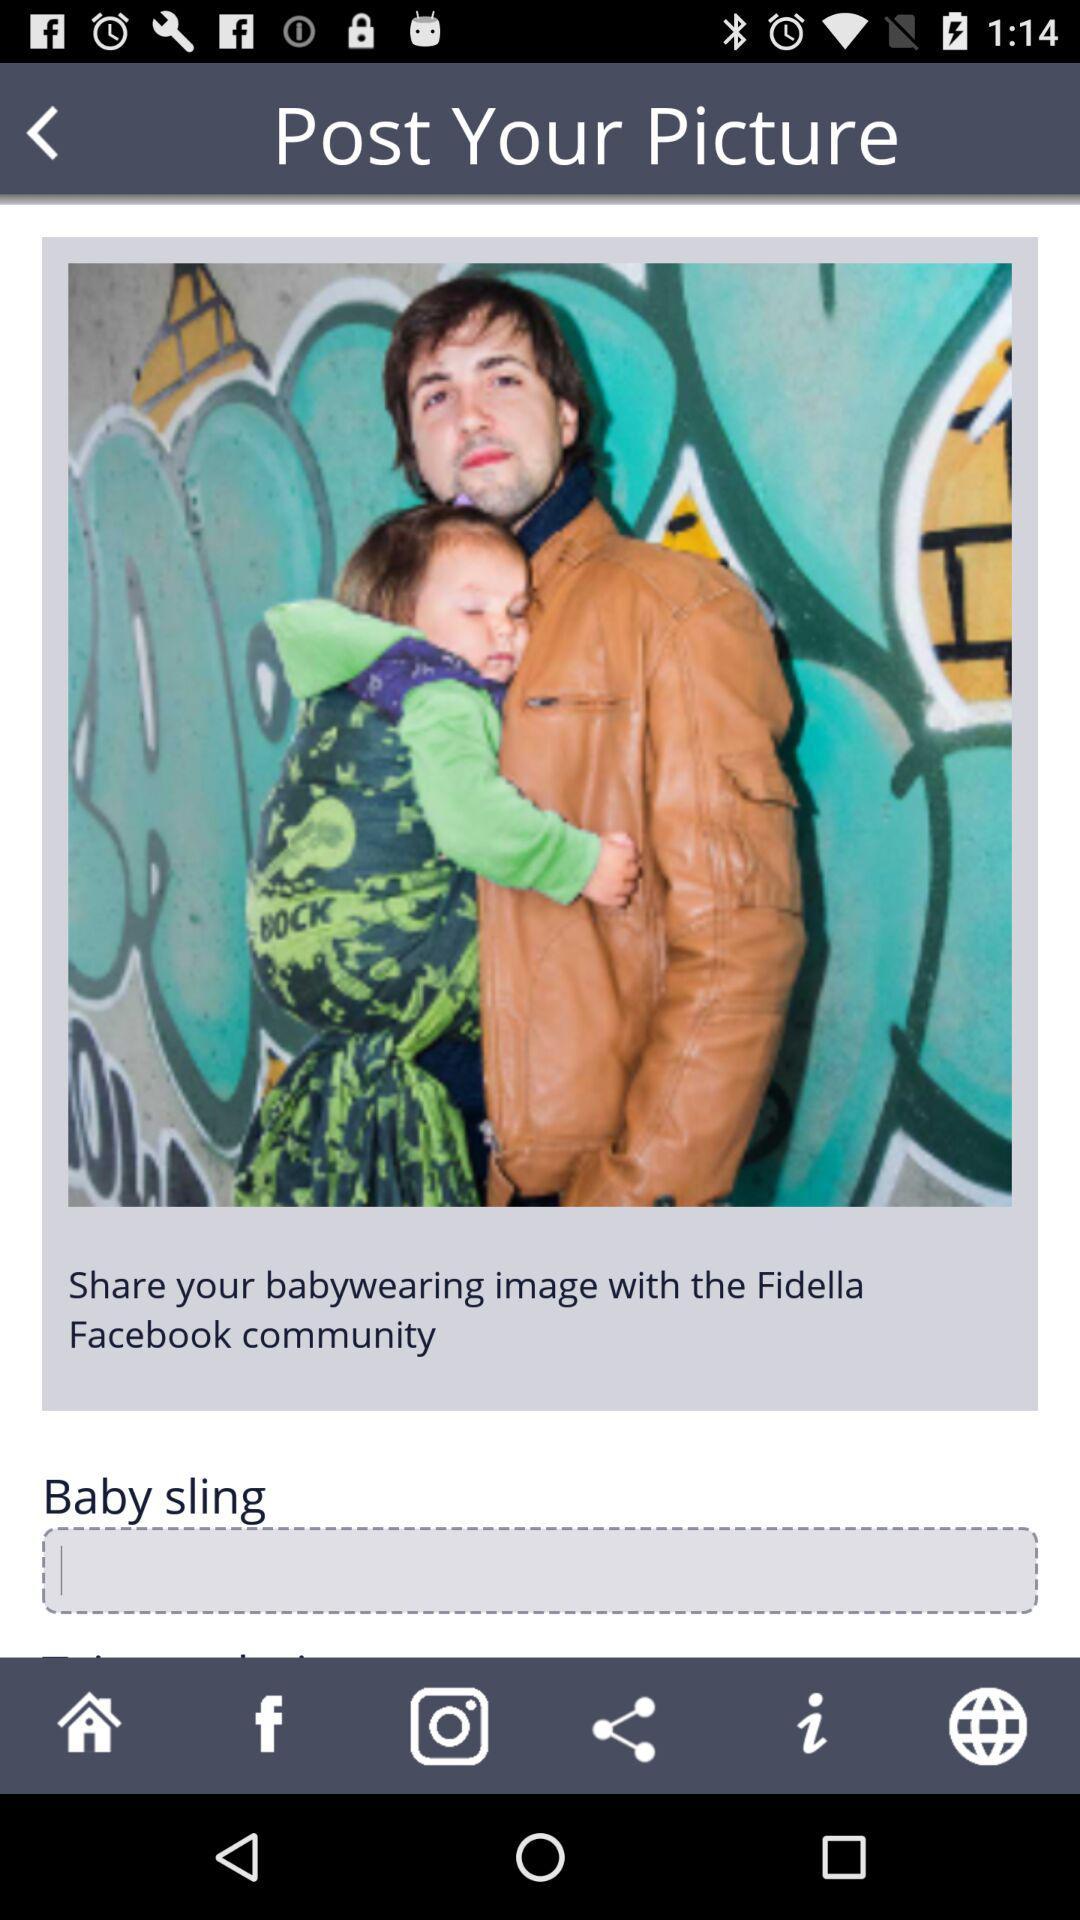 This screenshot has height=1920, width=1080. What do you see at coordinates (628, 1846) in the screenshot?
I see `the share icon` at bounding box center [628, 1846].